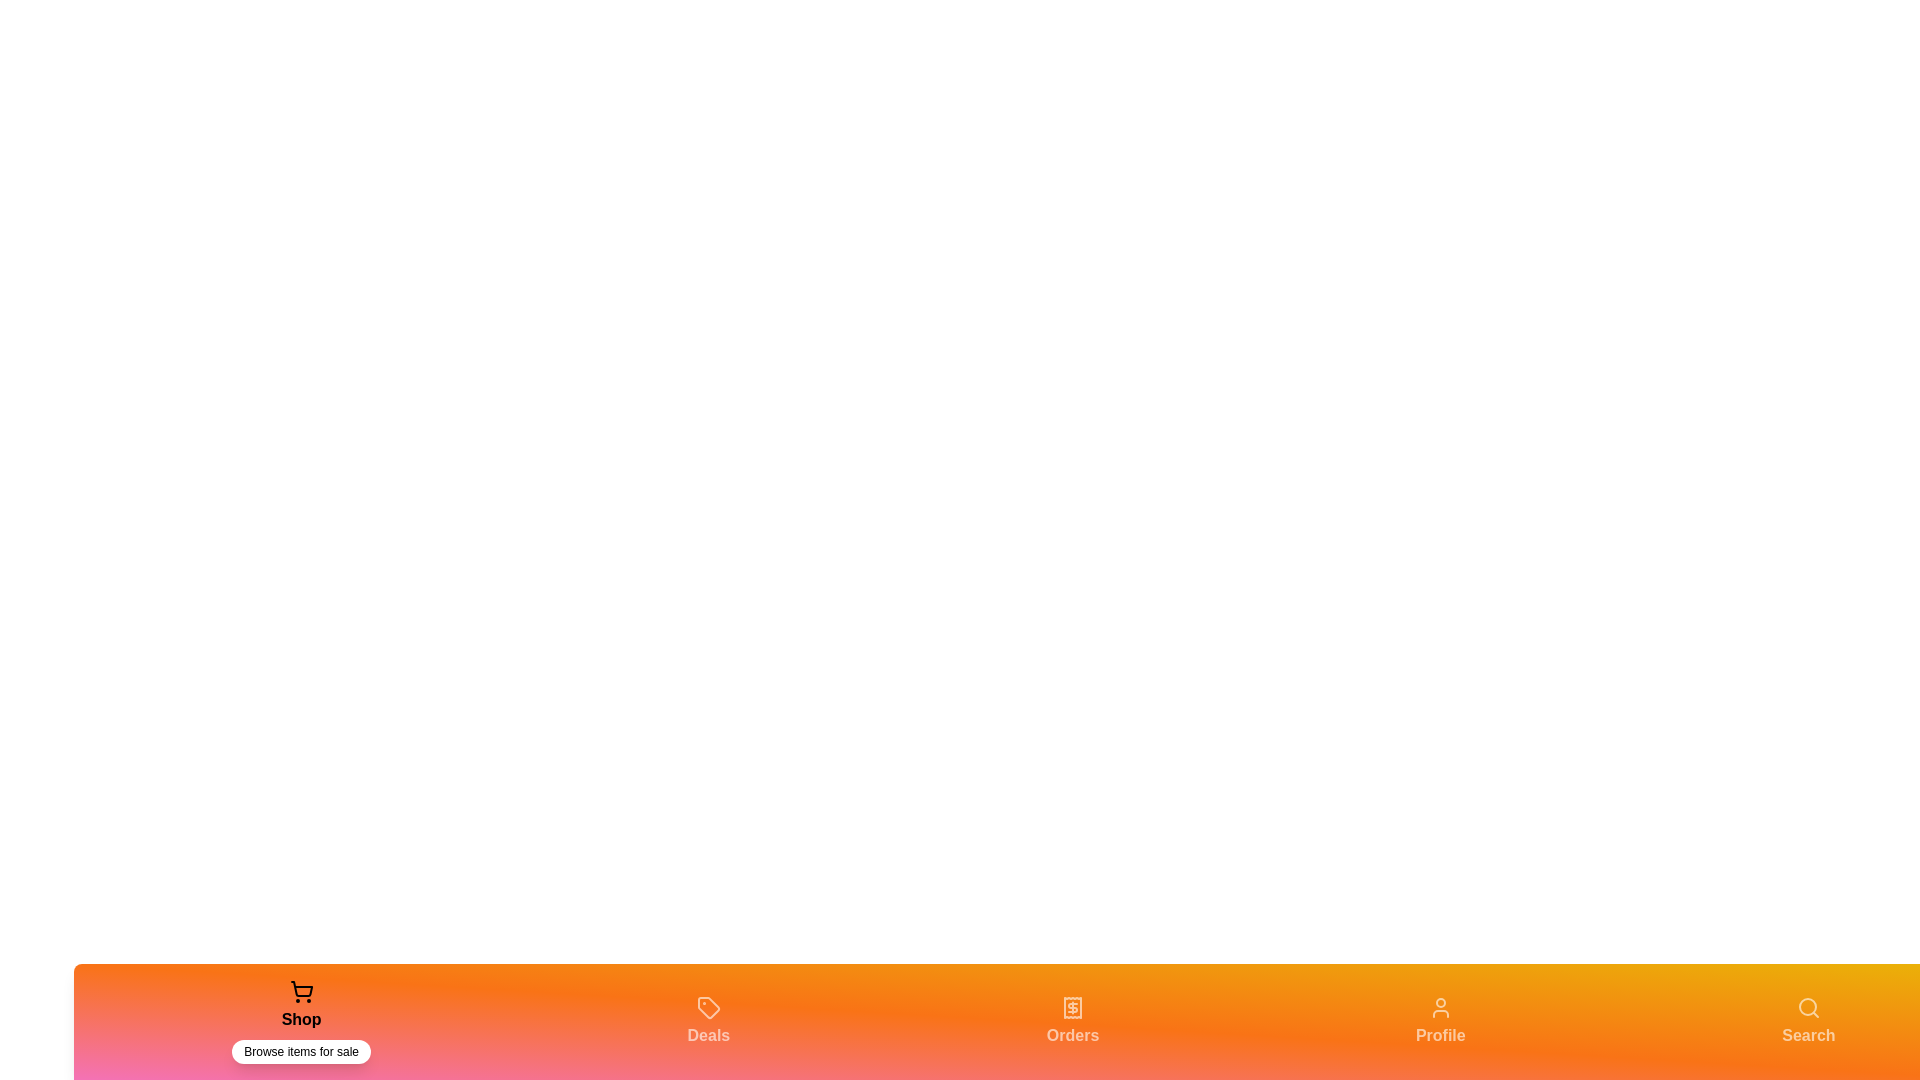 The image size is (1920, 1080). Describe the element at coordinates (1440, 1022) in the screenshot. I see `the Profile tab in the bottom navigation bar` at that location.